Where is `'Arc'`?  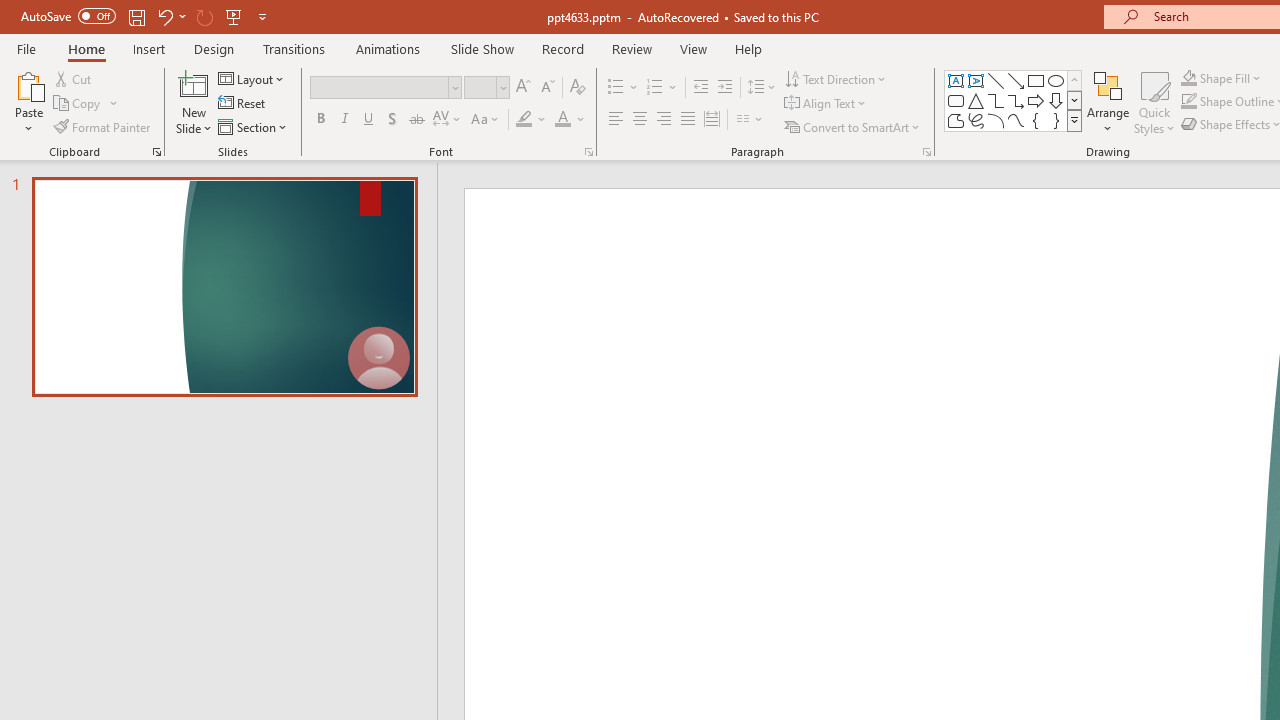
'Arc' is located at coordinates (995, 120).